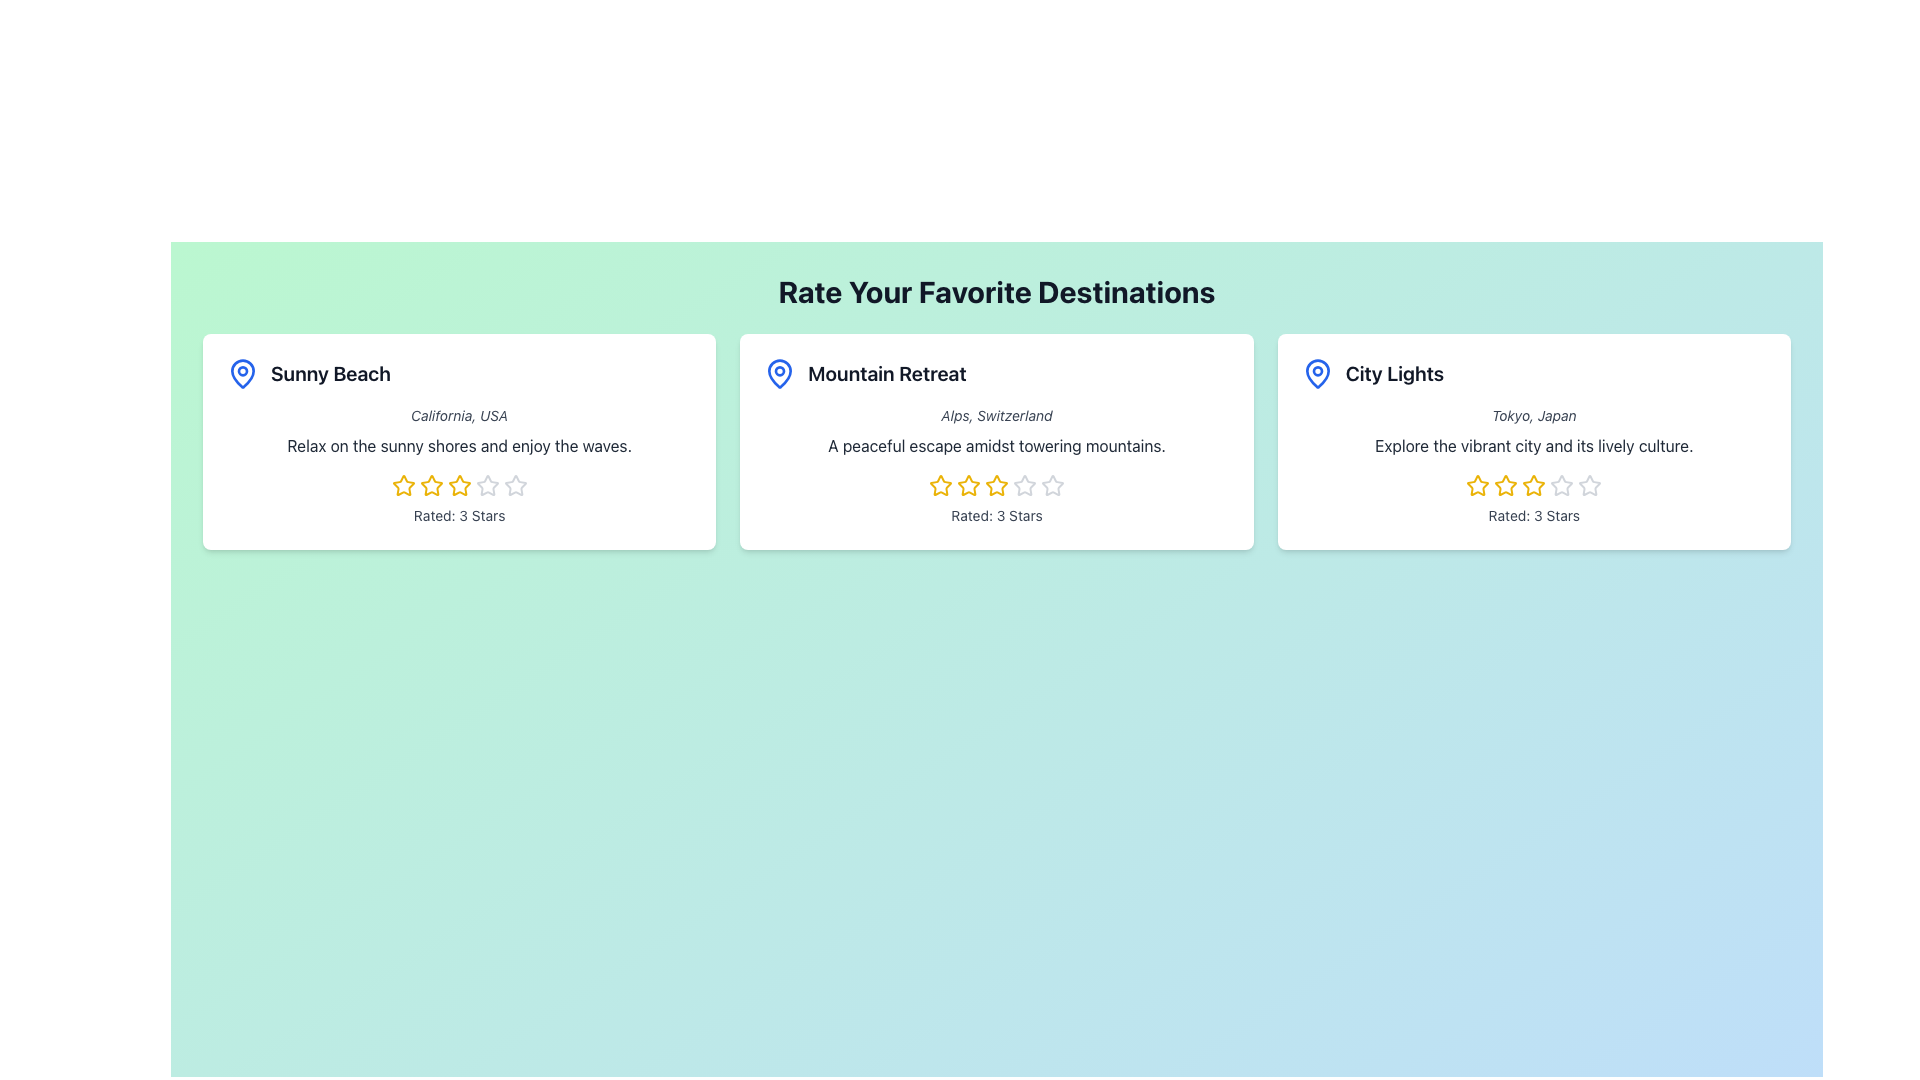  I want to click on the second yellow star icon in the rating component of the Mountain Retreat card, so click(939, 486).